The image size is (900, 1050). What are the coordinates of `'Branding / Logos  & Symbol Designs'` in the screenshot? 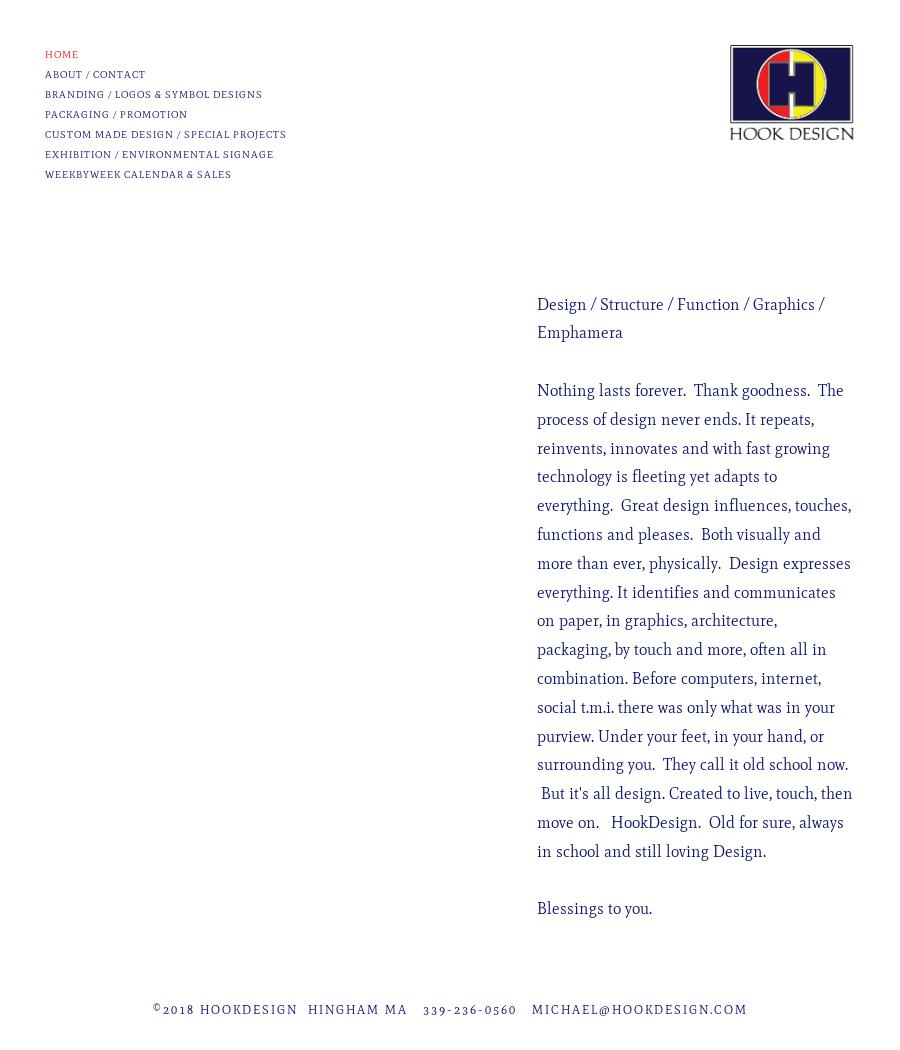 It's located at (153, 94).